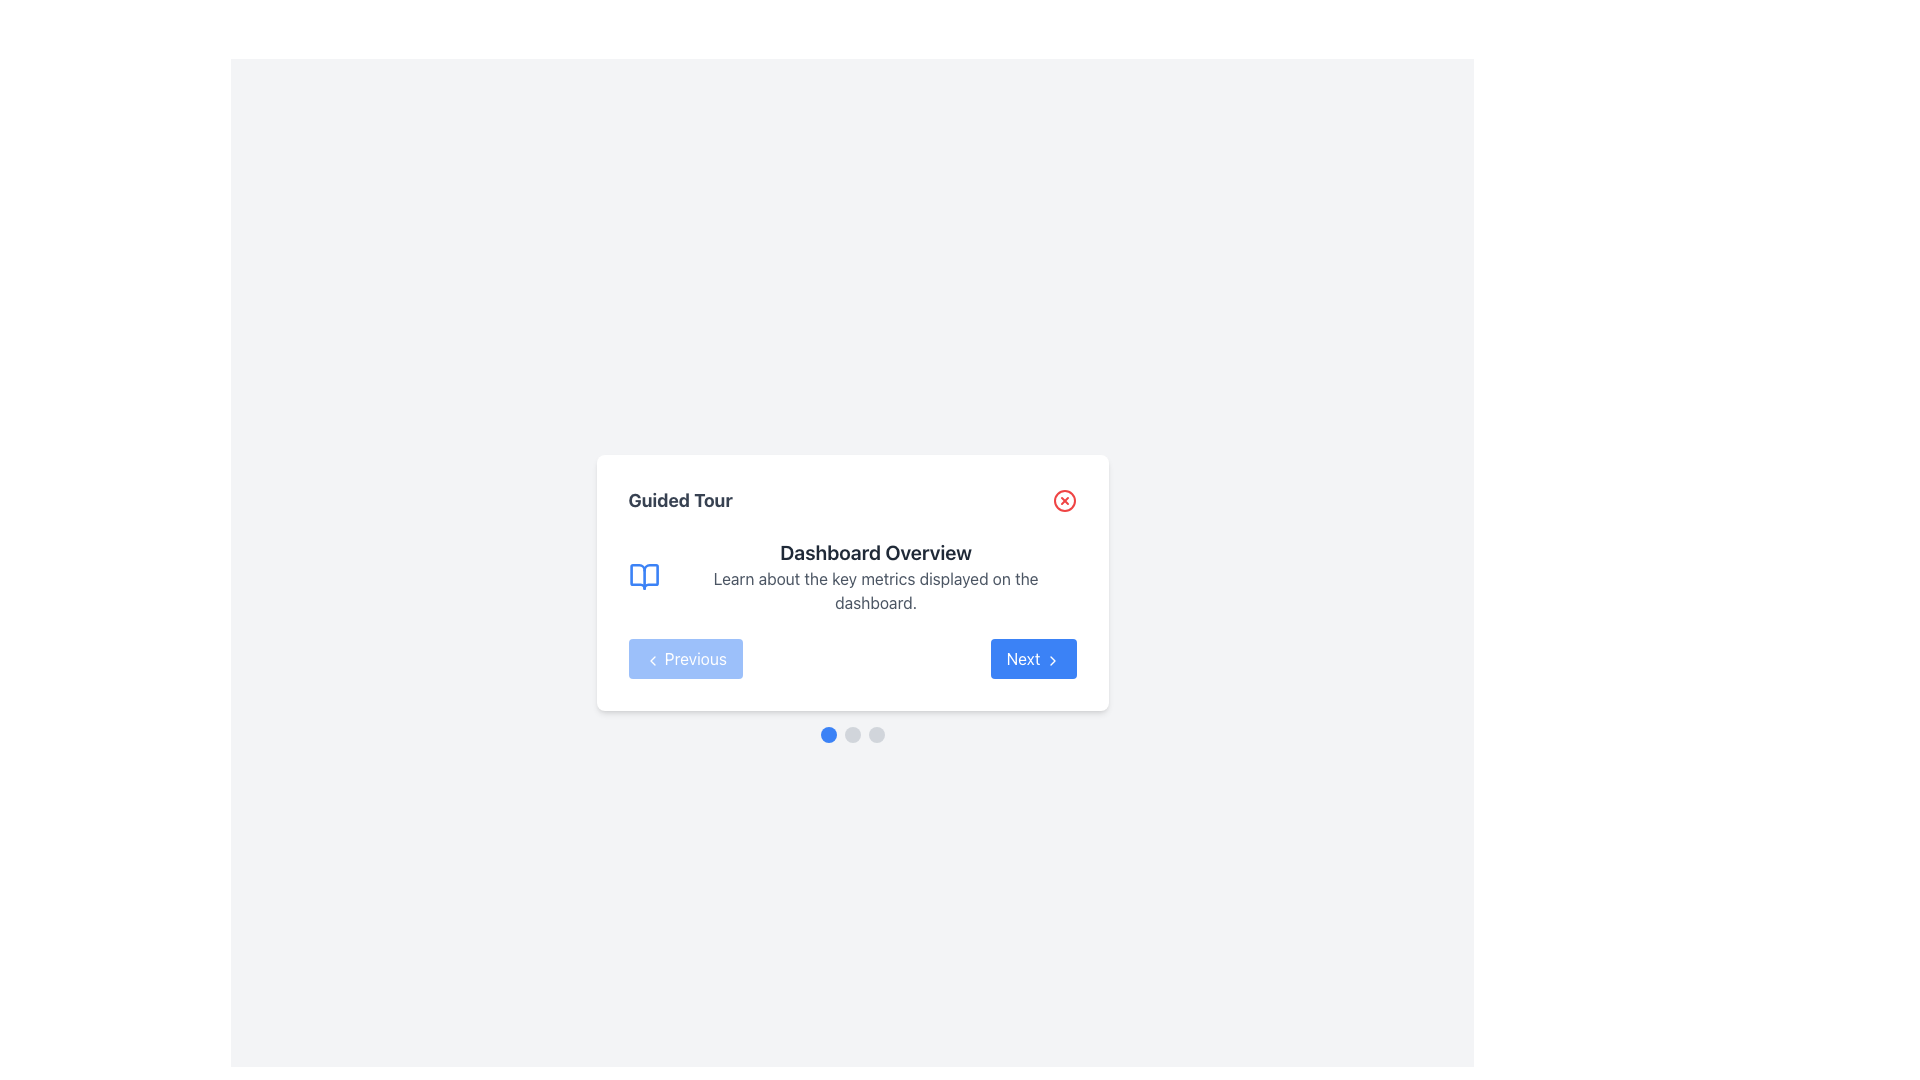 This screenshot has height=1080, width=1920. What do you see at coordinates (1063, 500) in the screenshot?
I see `the close button located in the top-right corner of the modal, next to the title text 'Guided Tour'` at bounding box center [1063, 500].